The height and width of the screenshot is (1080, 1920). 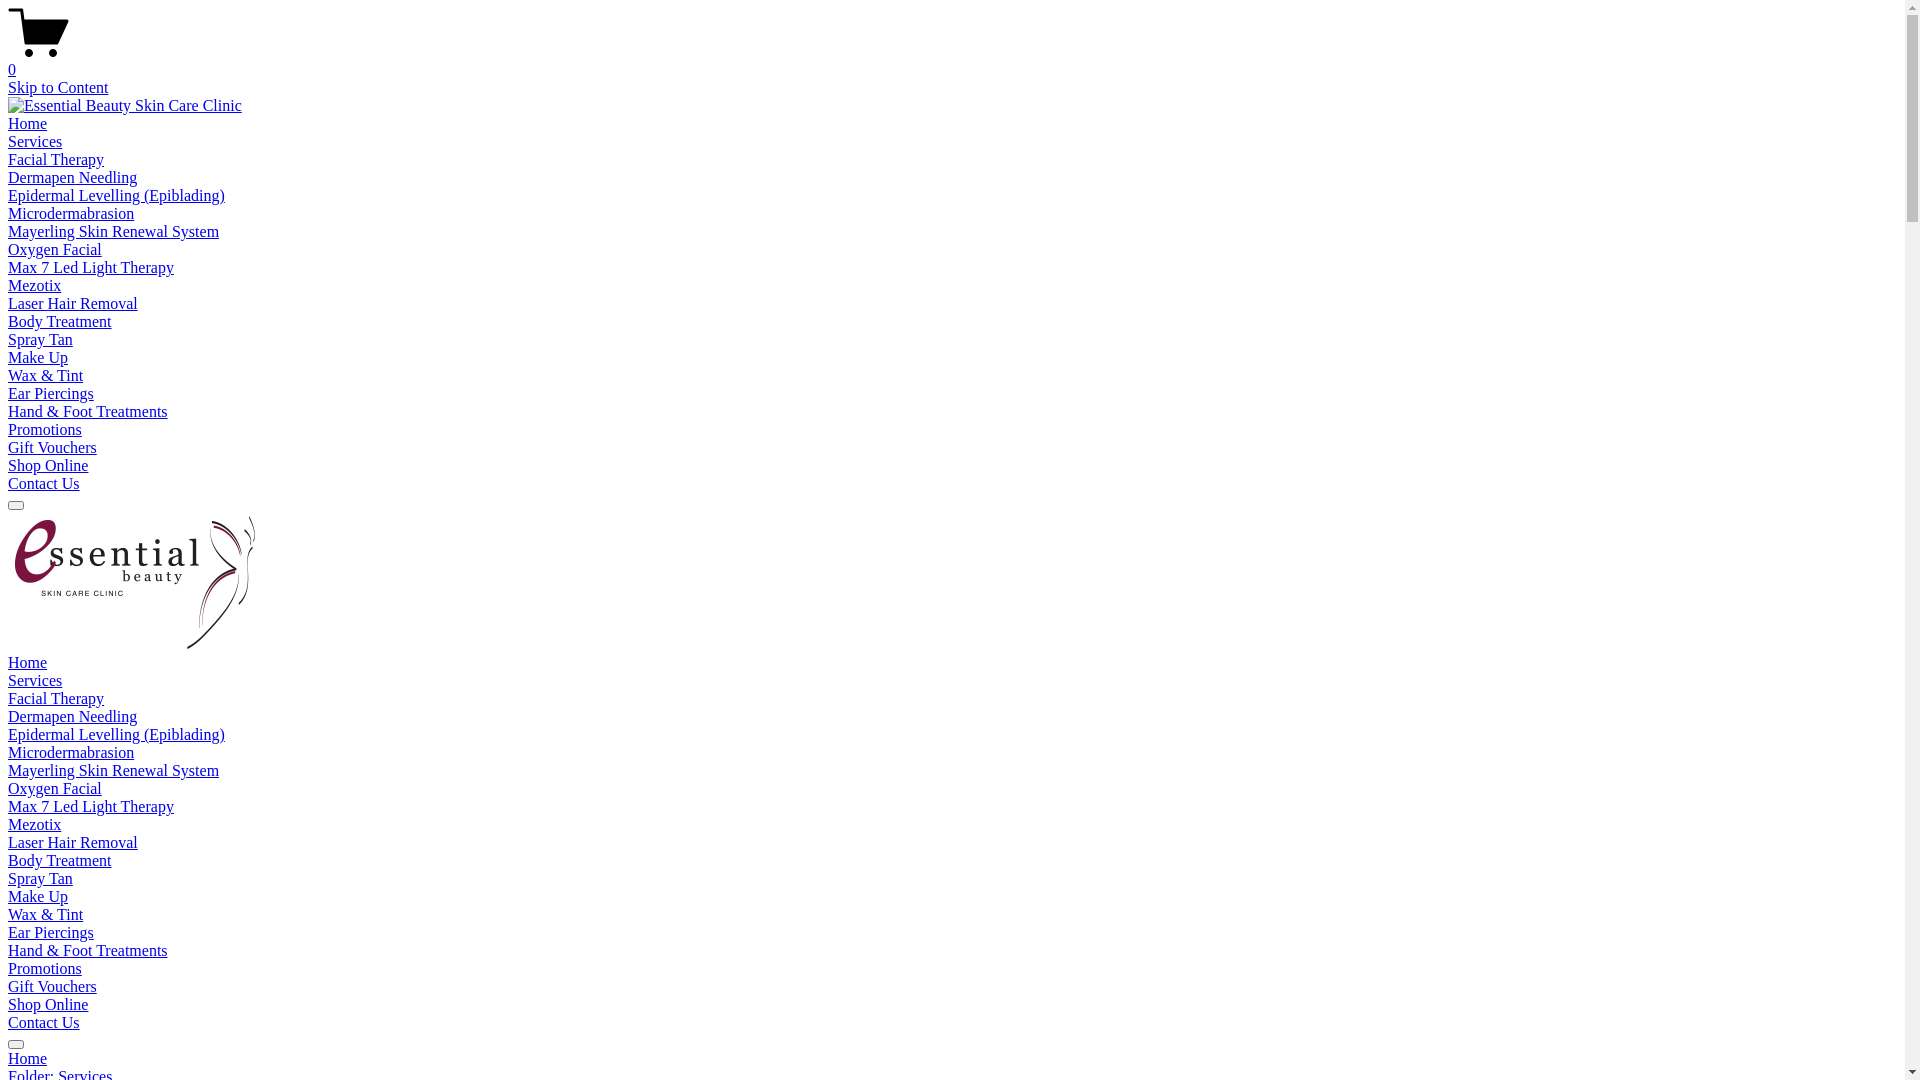 I want to click on 'Gift Vouchers', so click(x=52, y=985).